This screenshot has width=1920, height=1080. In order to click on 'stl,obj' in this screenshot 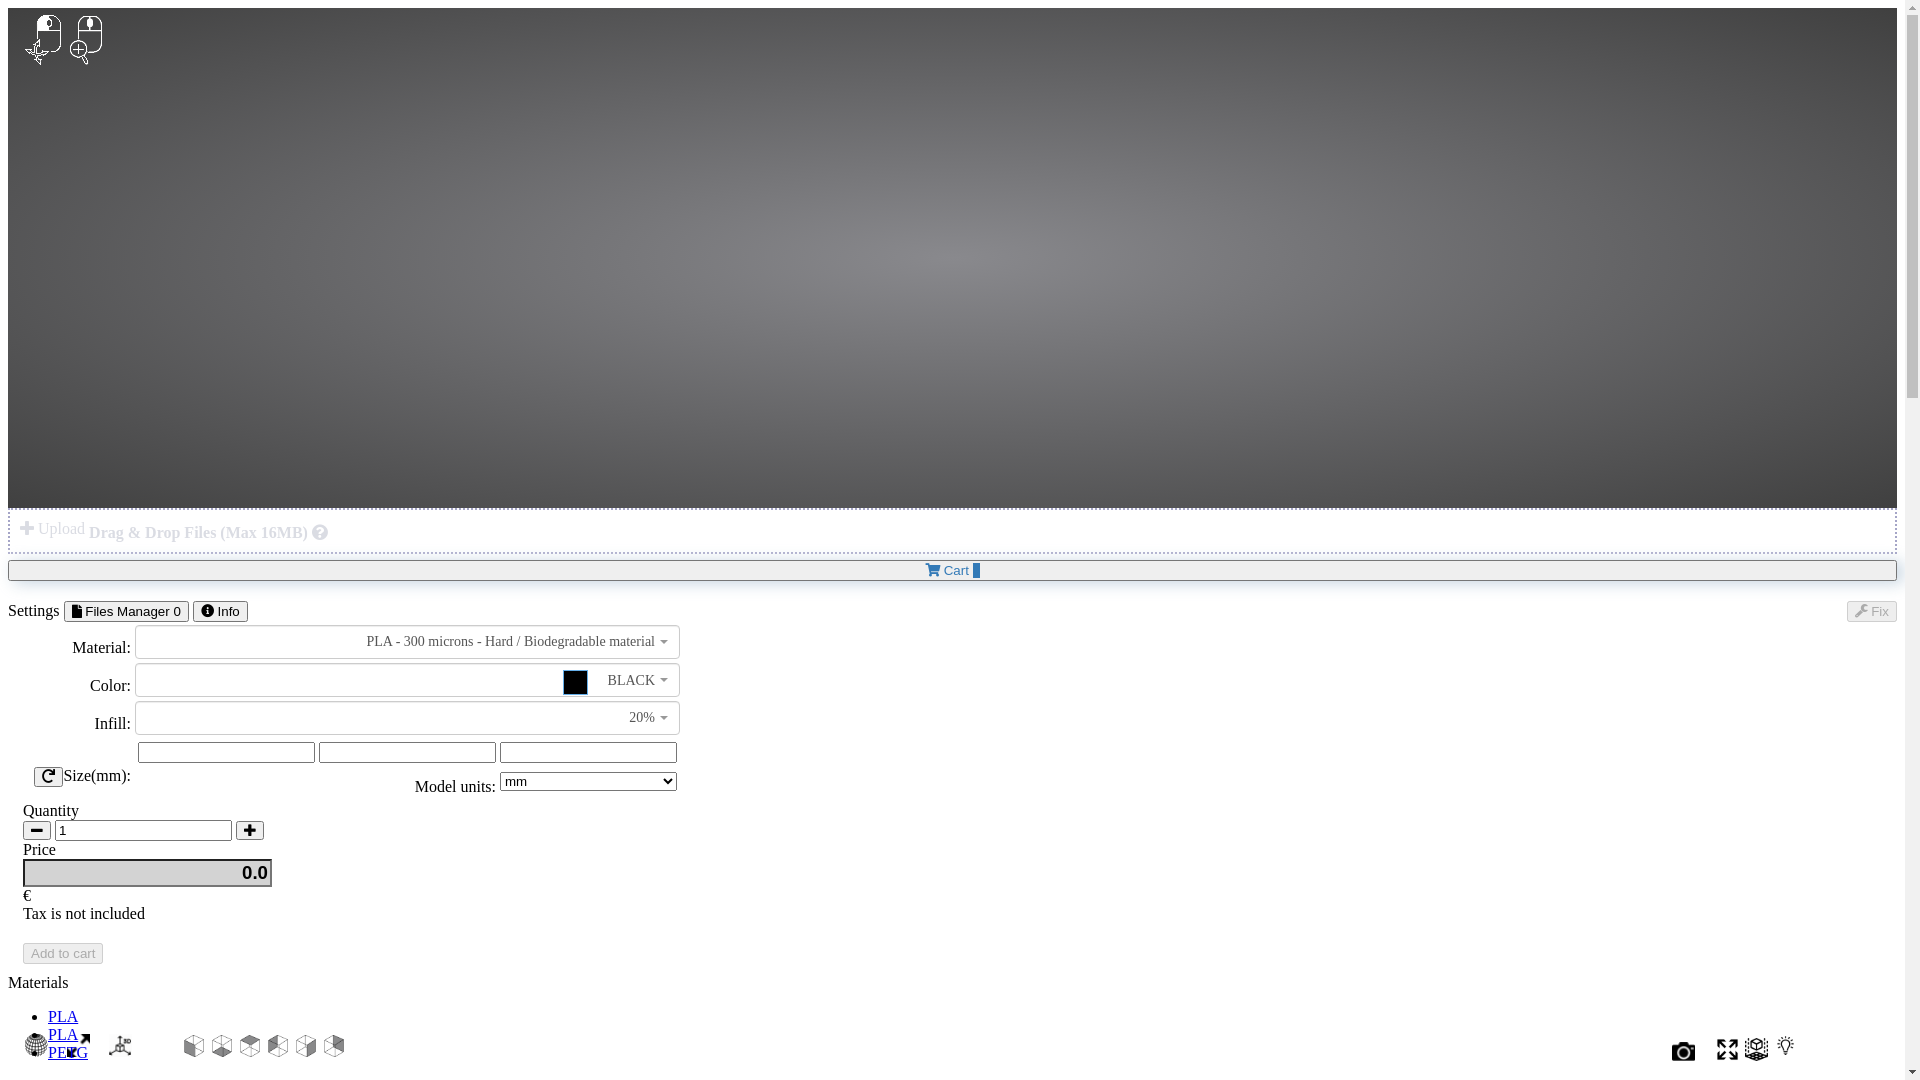, I will do `click(320, 531)`.